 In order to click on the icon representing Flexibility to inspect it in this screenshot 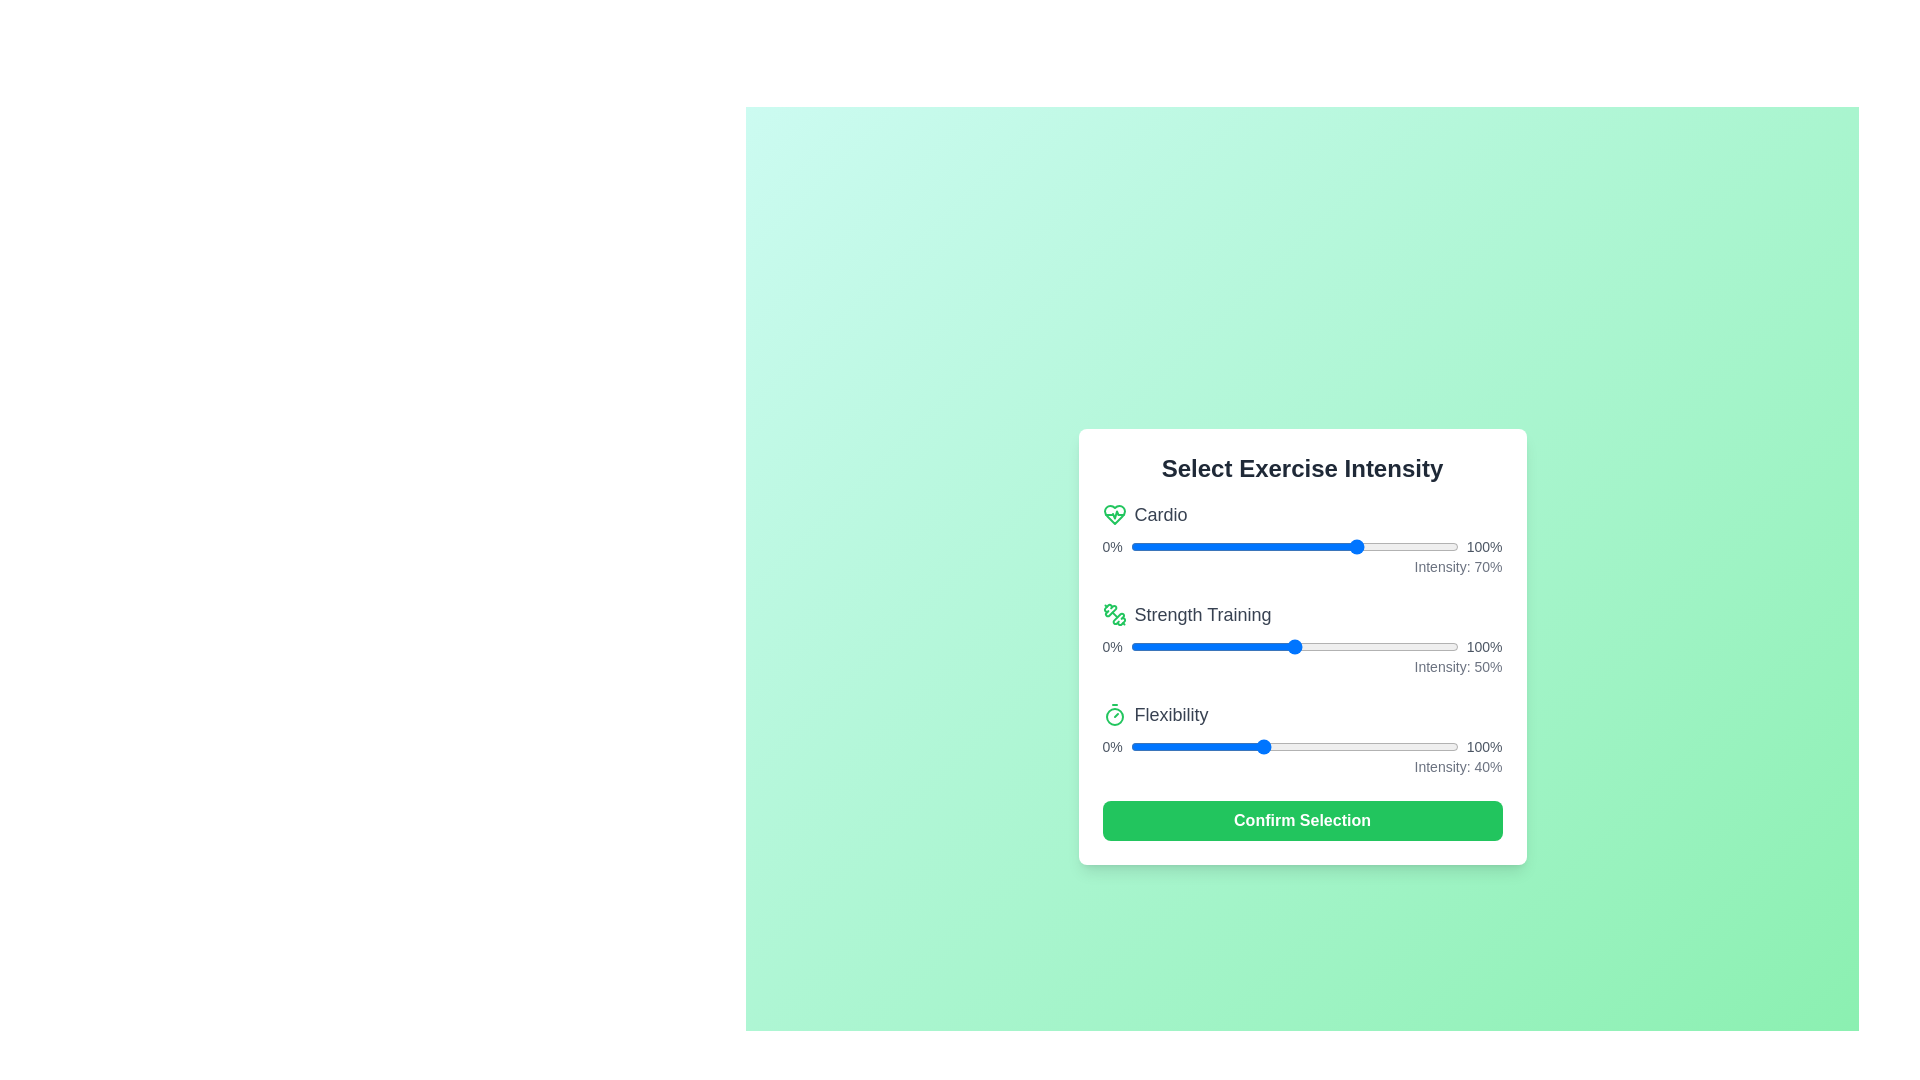, I will do `click(1113, 713)`.